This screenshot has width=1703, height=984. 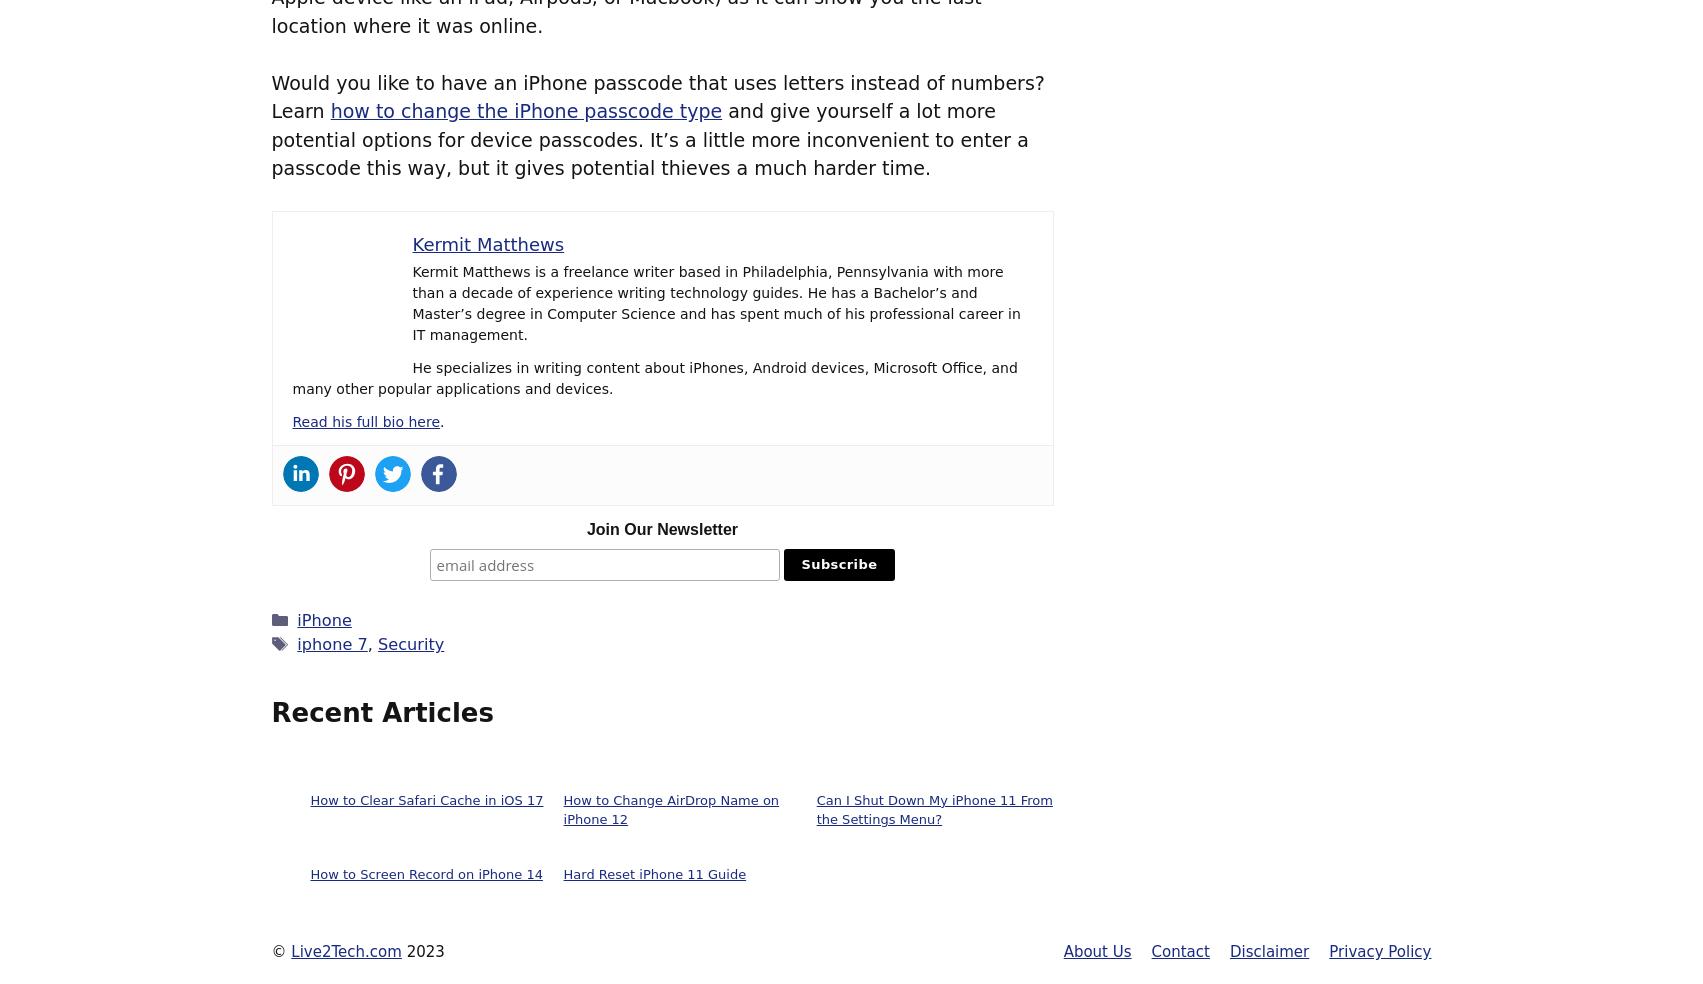 I want to click on '.', so click(x=441, y=422).